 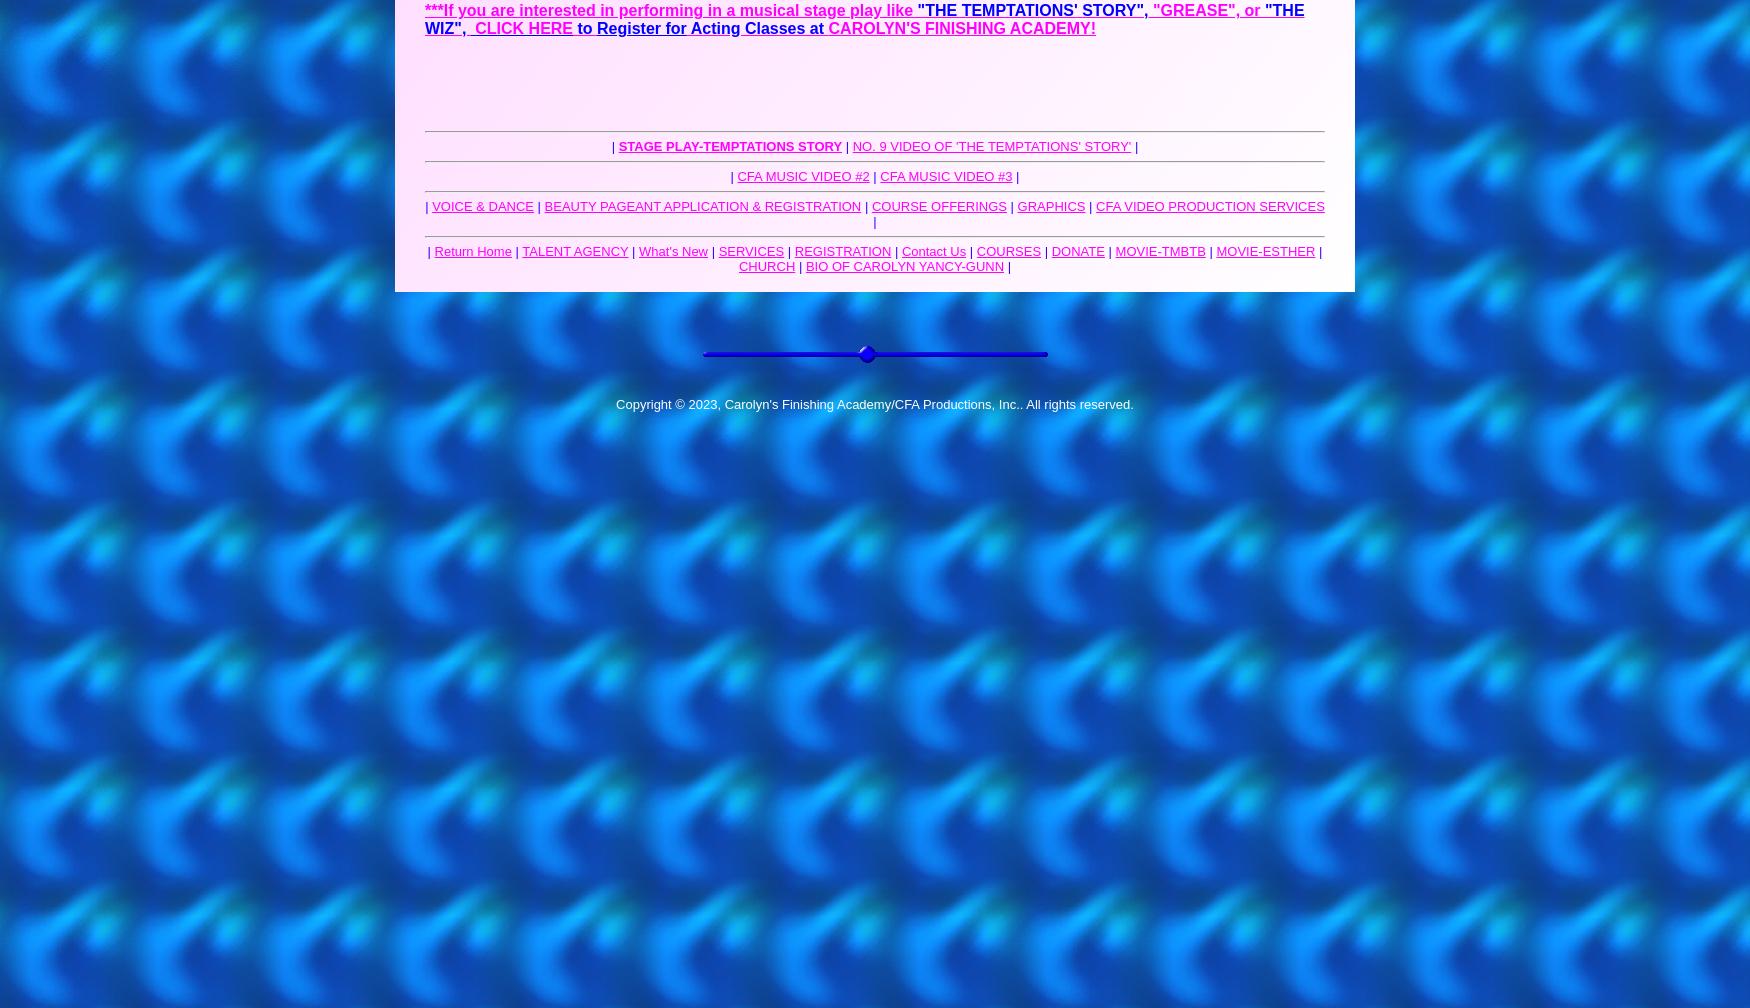 What do you see at coordinates (472, 251) in the screenshot?
I see `'Return Home'` at bounding box center [472, 251].